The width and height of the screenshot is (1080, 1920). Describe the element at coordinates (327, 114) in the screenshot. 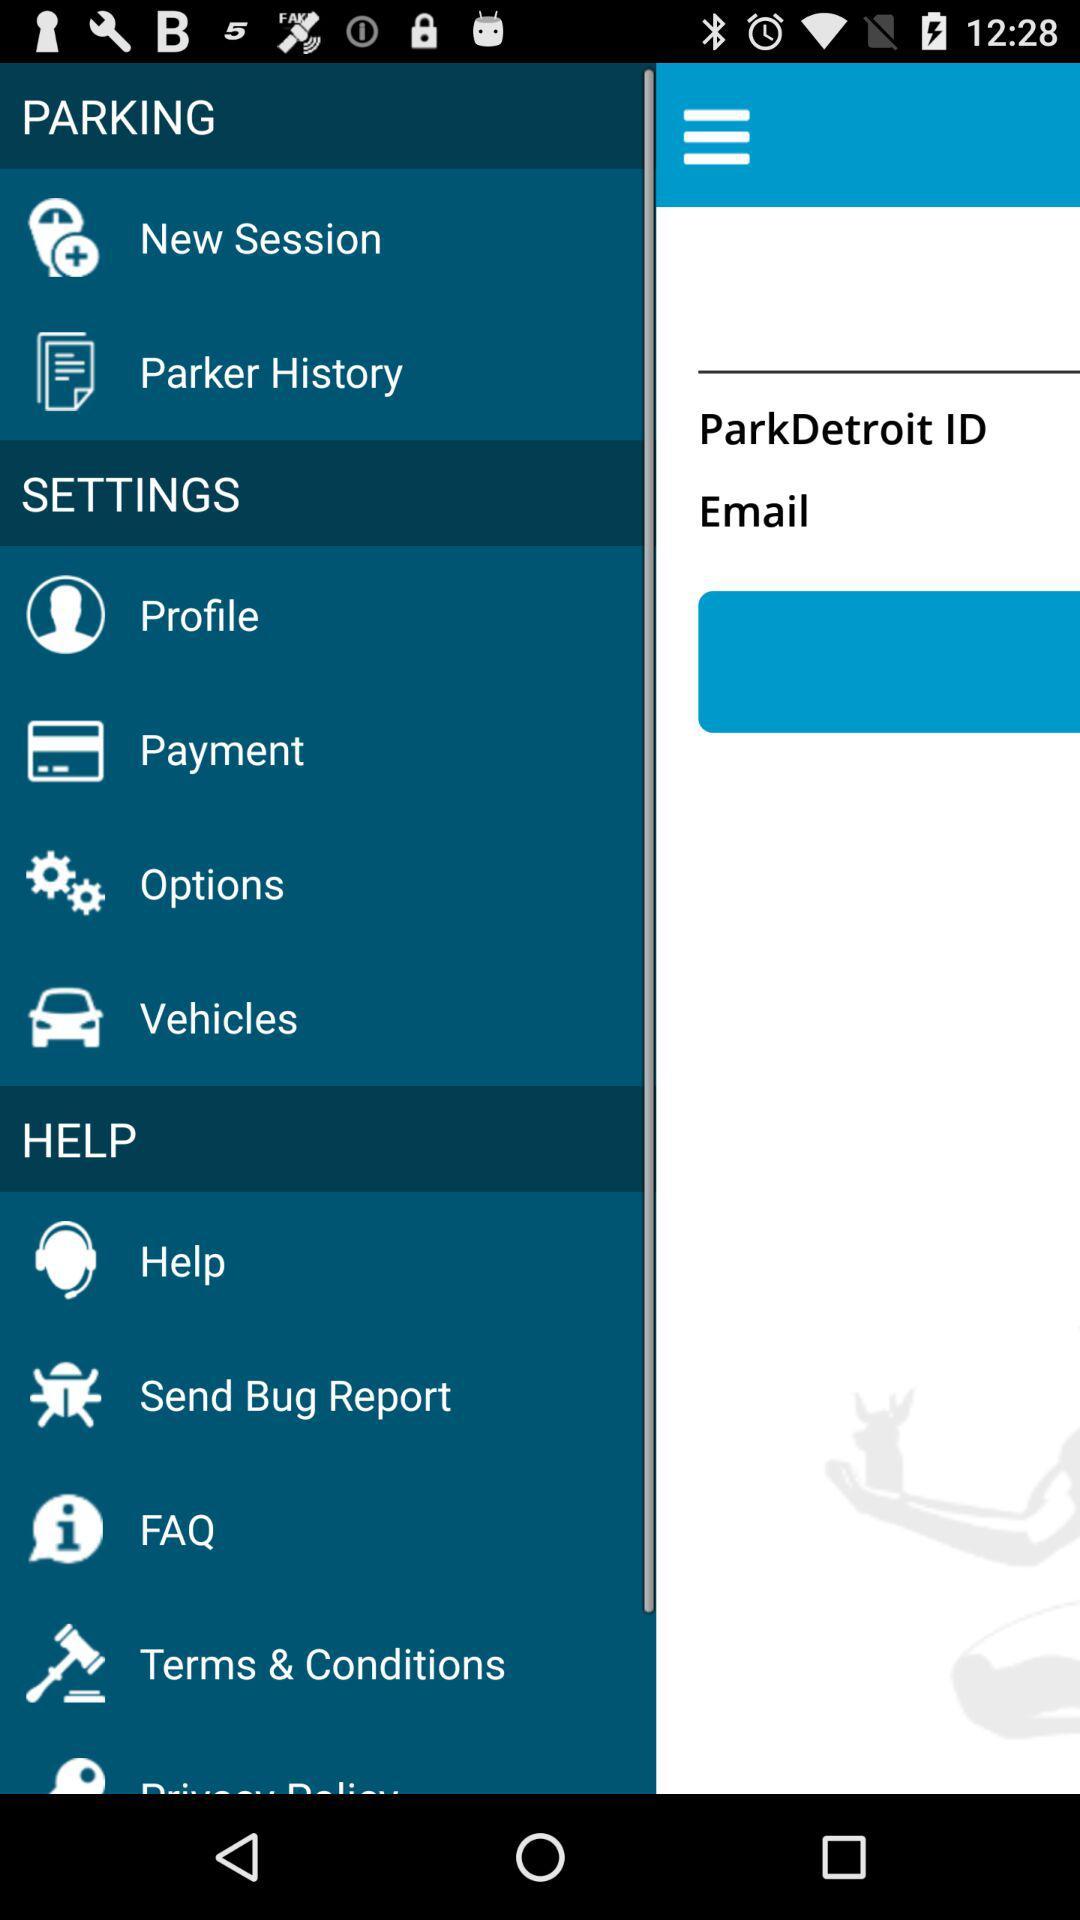

I see `the parking item` at that location.